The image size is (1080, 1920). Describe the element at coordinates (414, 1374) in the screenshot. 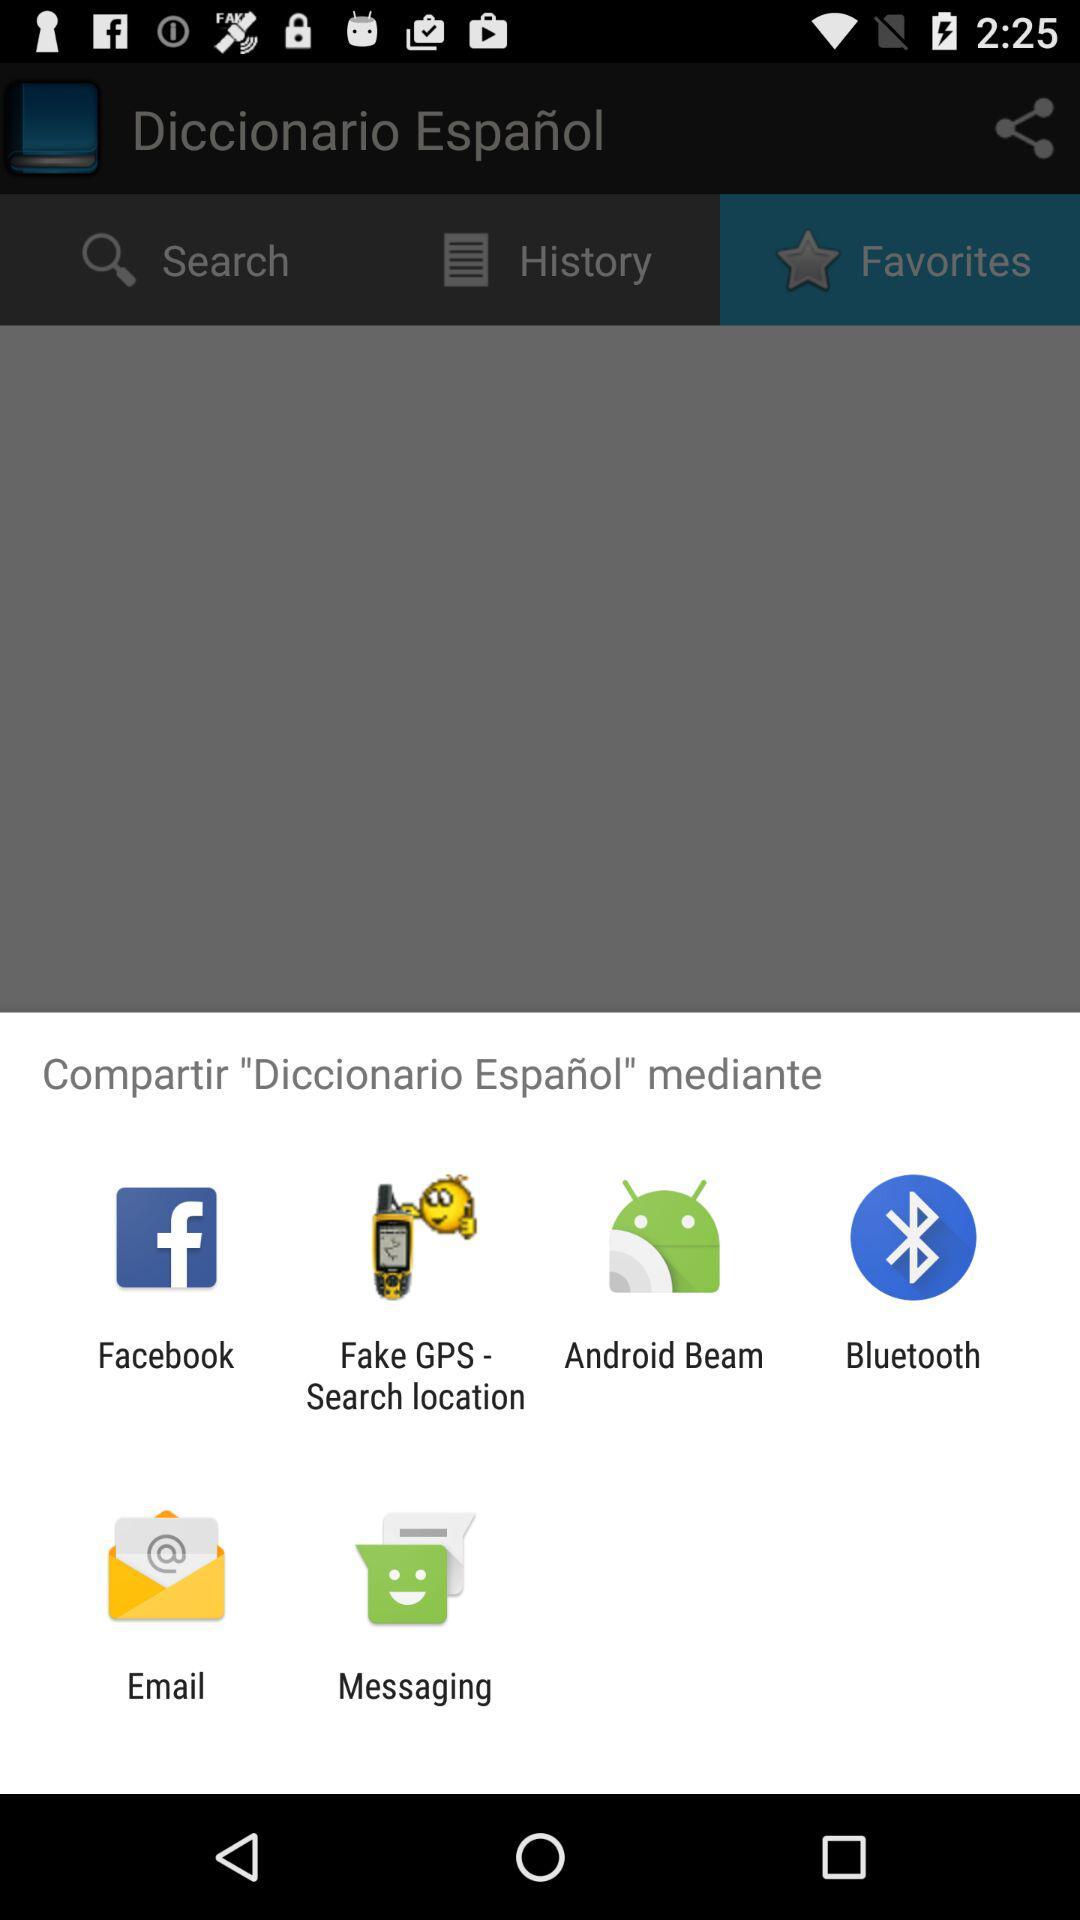

I see `item next to android beam app` at that location.